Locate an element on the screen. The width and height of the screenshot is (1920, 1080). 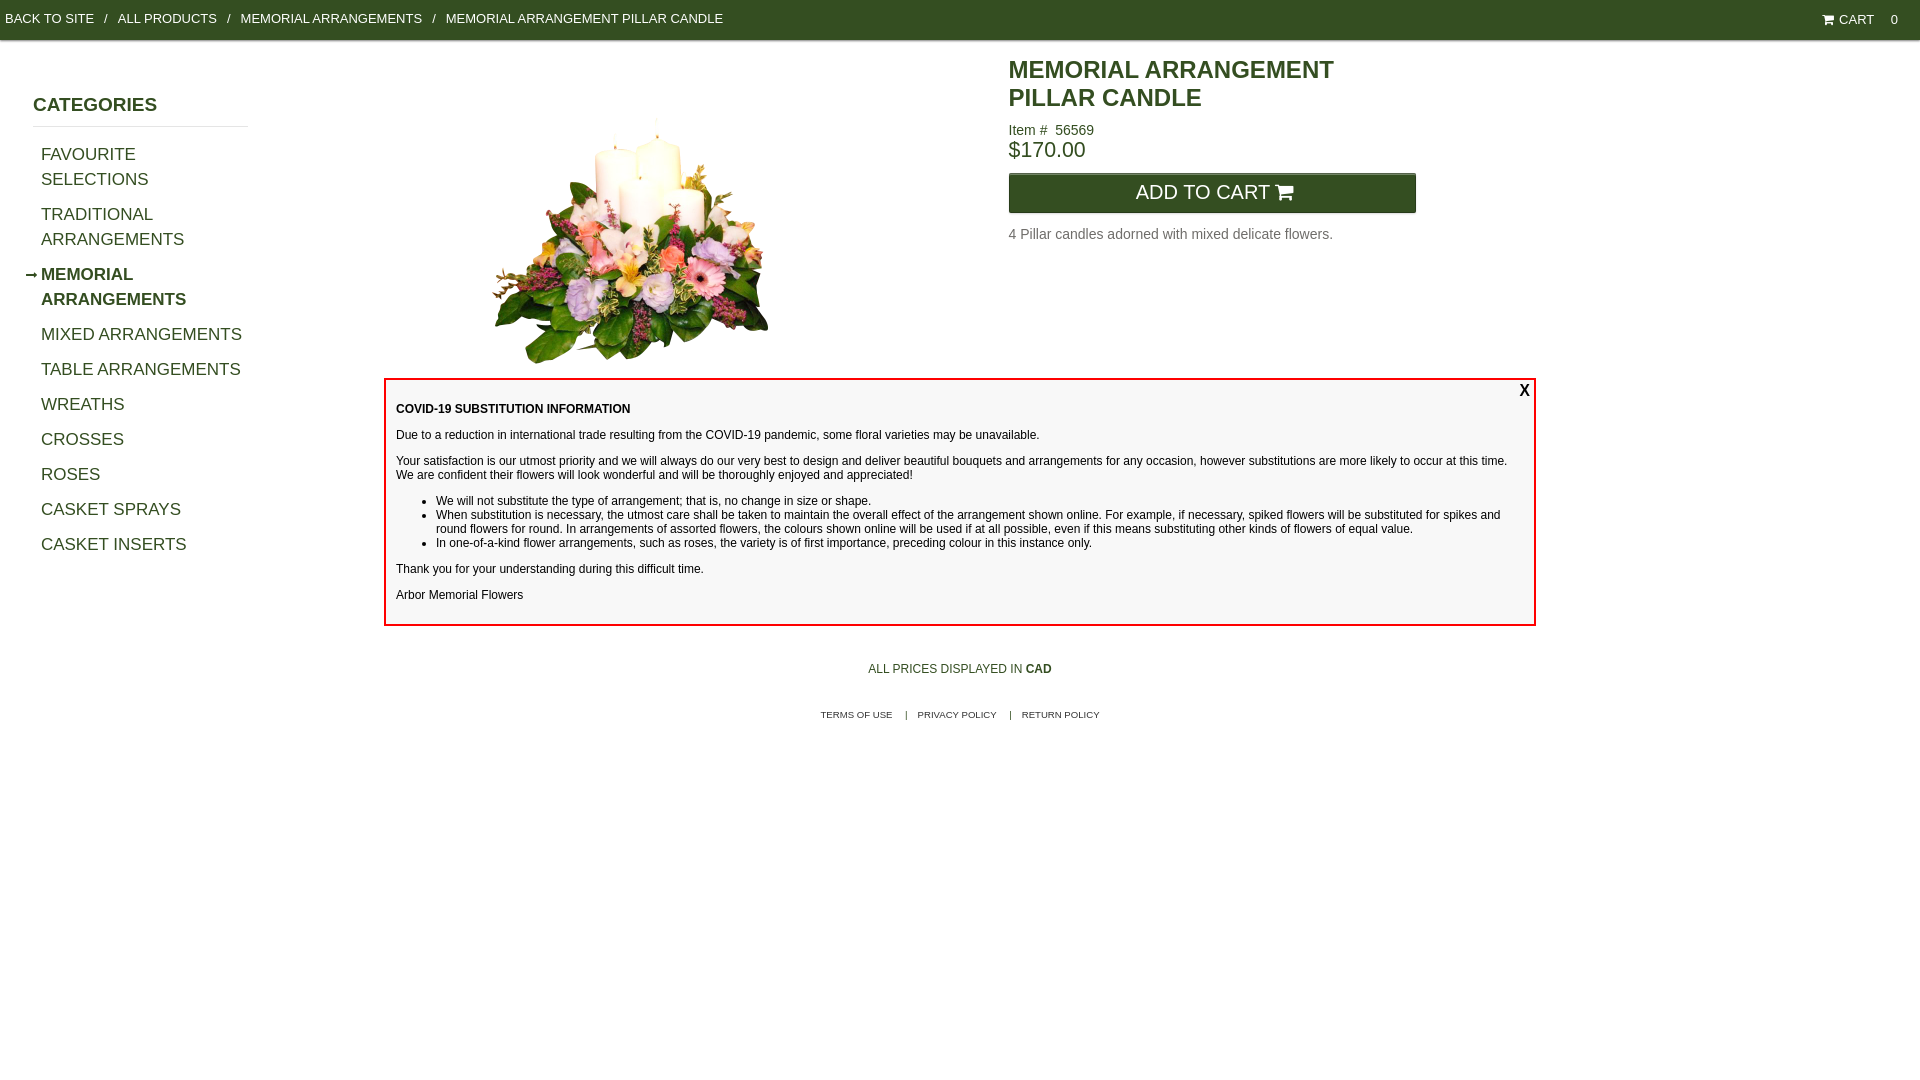
'TRADITIONAL ARRANGEMENTS' is located at coordinates (112, 226).